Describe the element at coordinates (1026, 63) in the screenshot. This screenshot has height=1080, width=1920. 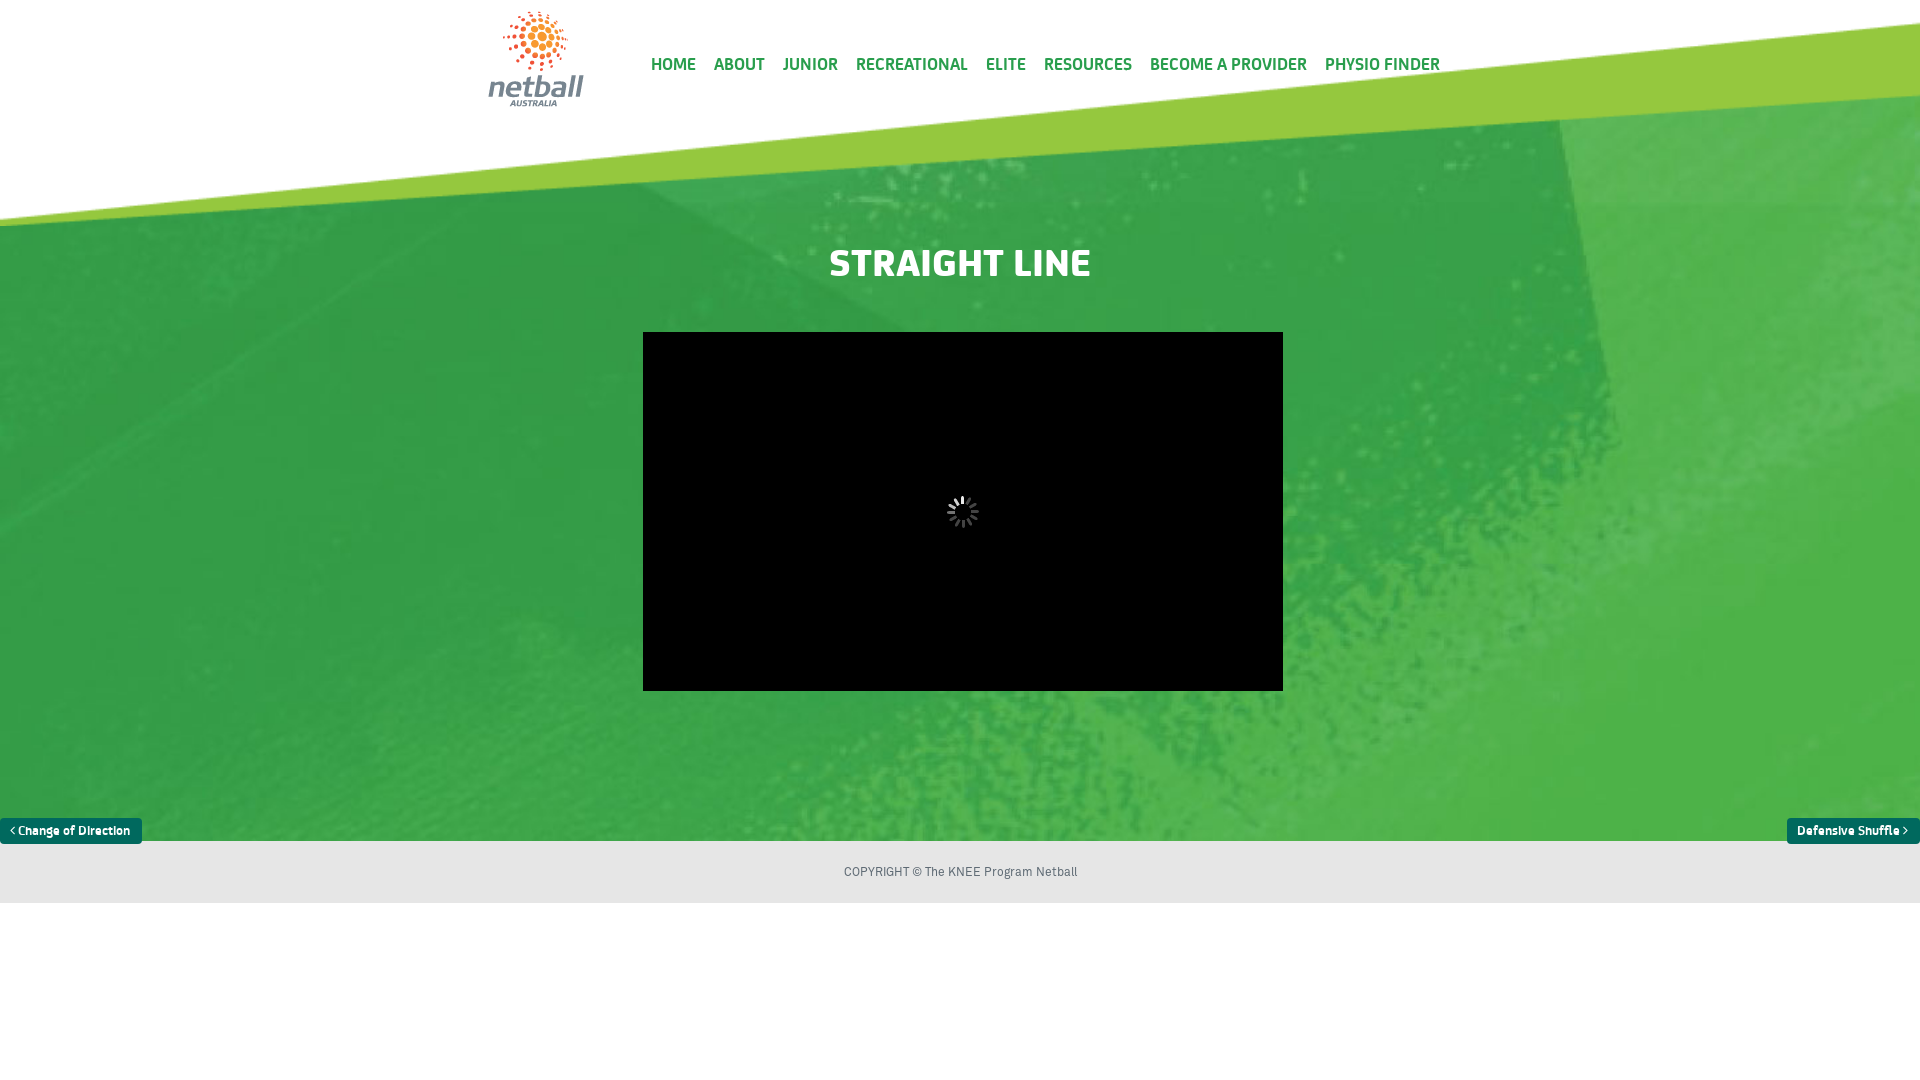
I see `'RESOURCES'` at that location.